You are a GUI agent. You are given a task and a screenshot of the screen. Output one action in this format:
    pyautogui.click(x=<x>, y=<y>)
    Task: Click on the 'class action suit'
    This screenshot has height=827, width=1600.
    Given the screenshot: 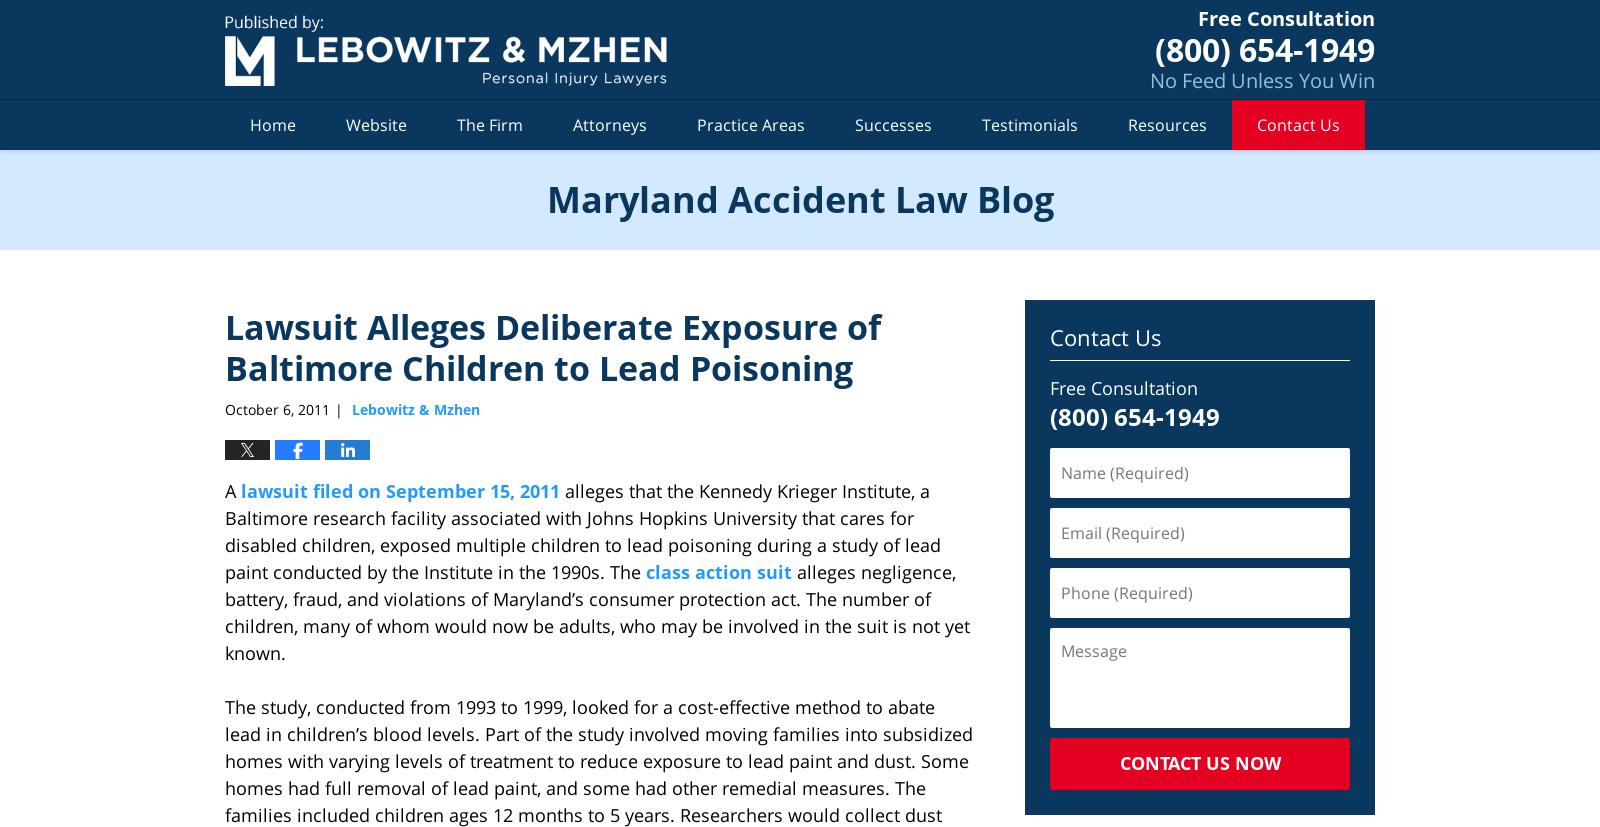 What is the action you would take?
    pyautogui.click(x=719, y=571)
    